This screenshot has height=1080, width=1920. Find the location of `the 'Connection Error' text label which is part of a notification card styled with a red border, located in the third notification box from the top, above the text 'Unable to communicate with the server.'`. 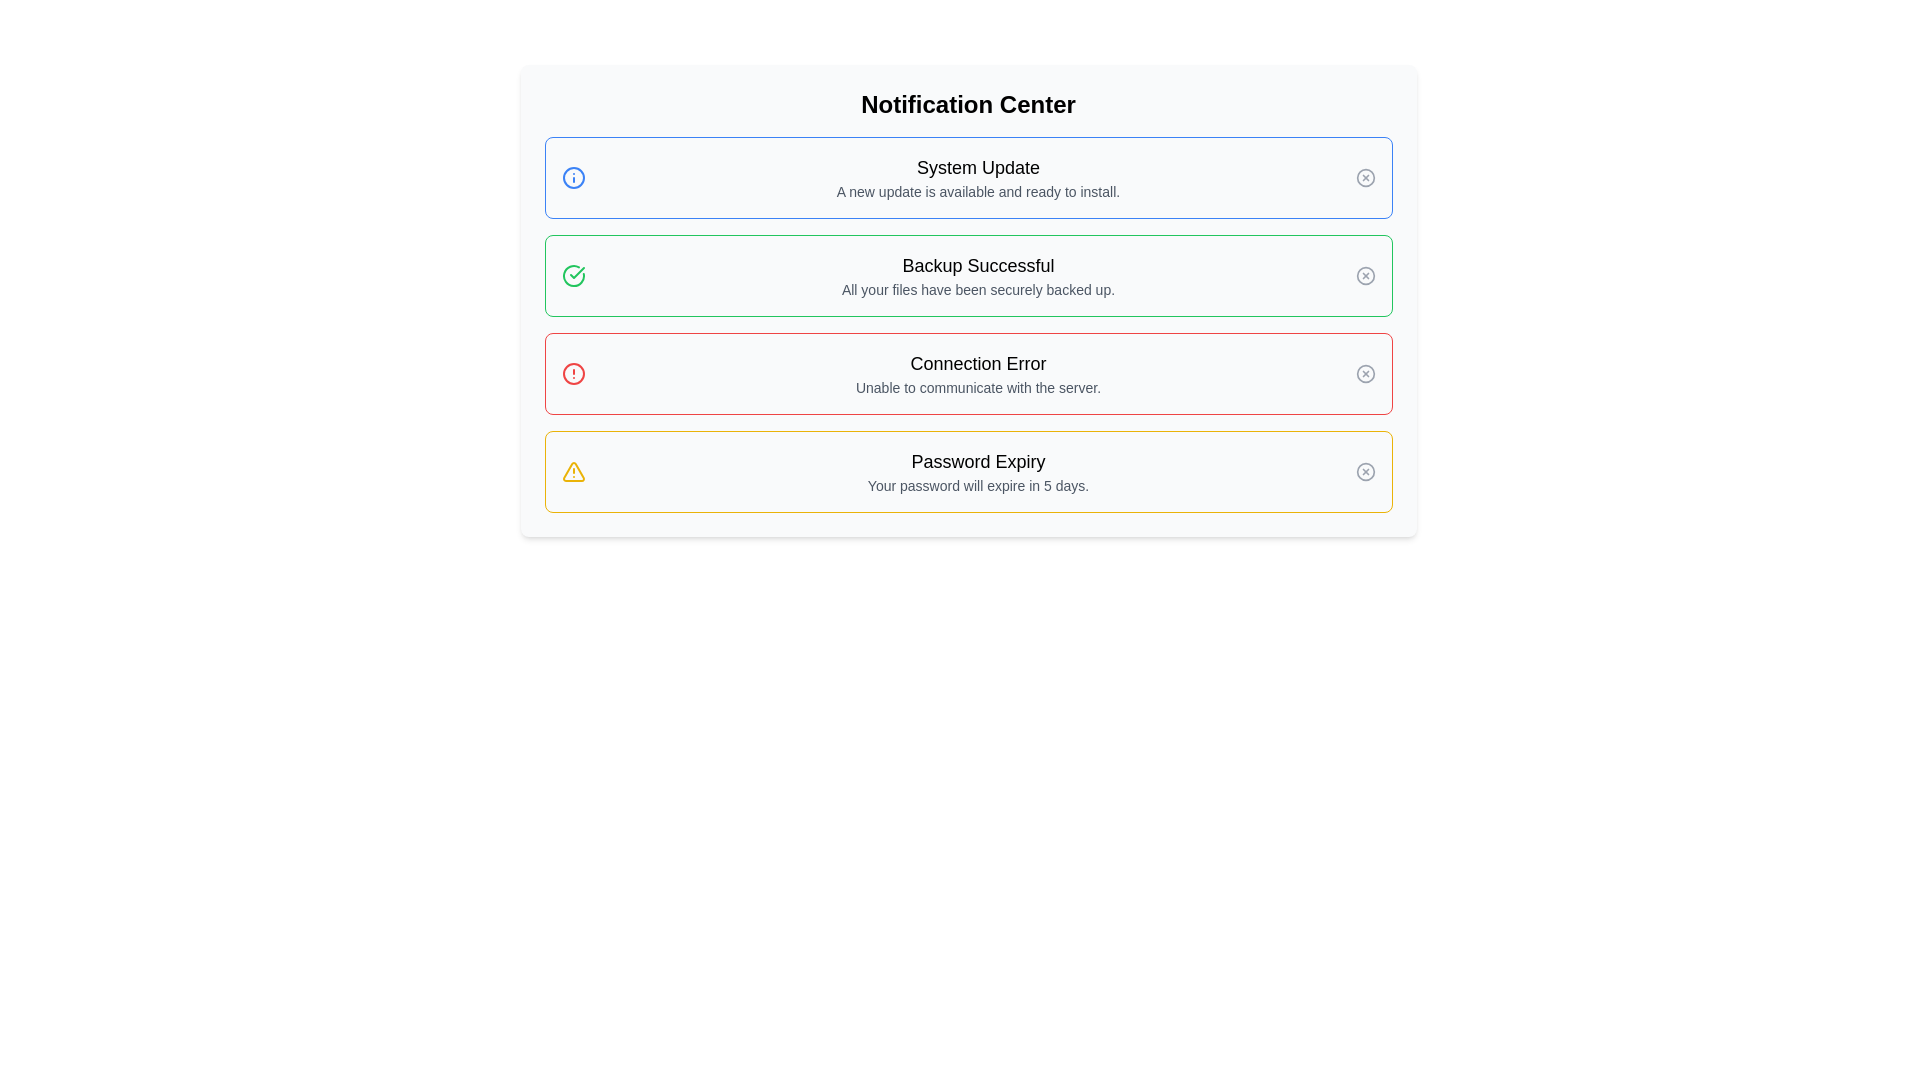

the 'Connection Error' text label which is part of a notification card styled with a red border, located in the third notification box from the top, above the text 'Unable to communicate with the server.' is located at coordinates (978, 363).